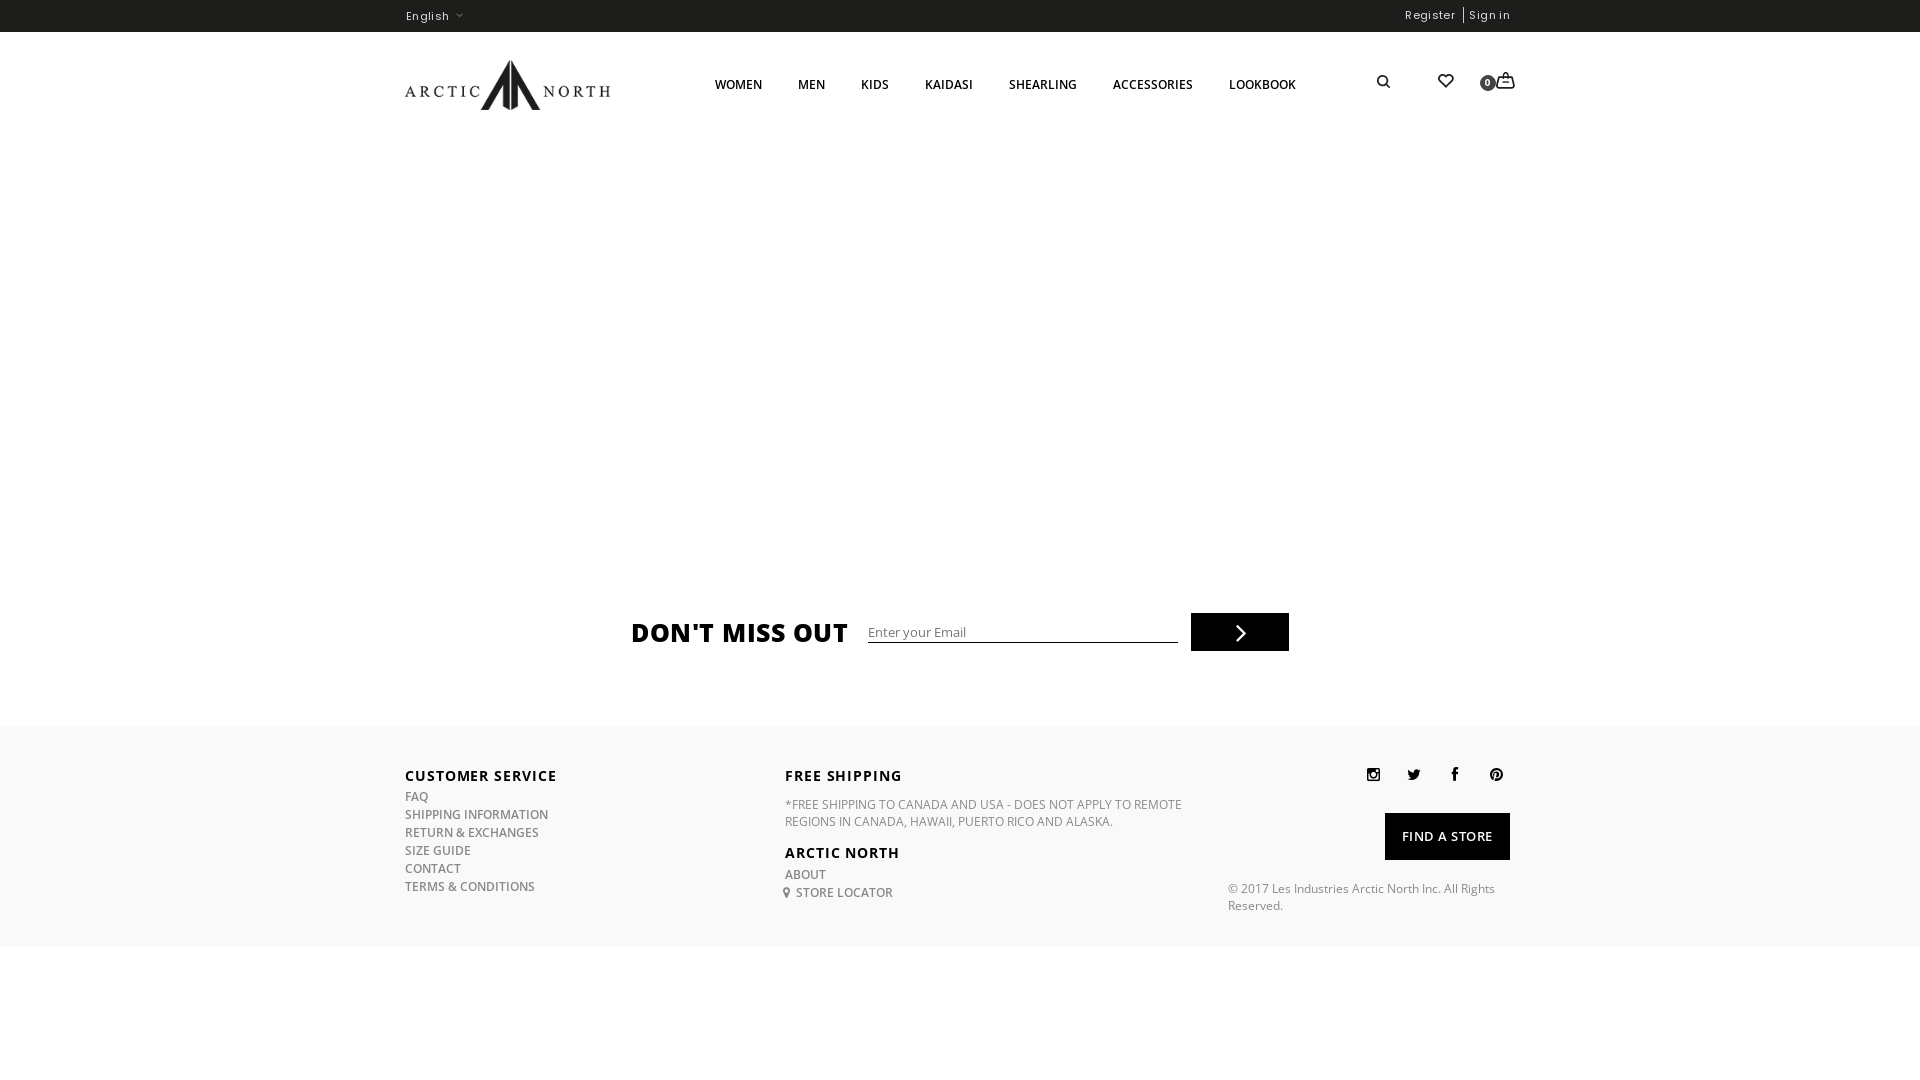 This screenshot has height=1080, width=1920. Describe the element at coordinates (1261, 83) in the screenshot. I see `'LOOKBOOK'` at that location.